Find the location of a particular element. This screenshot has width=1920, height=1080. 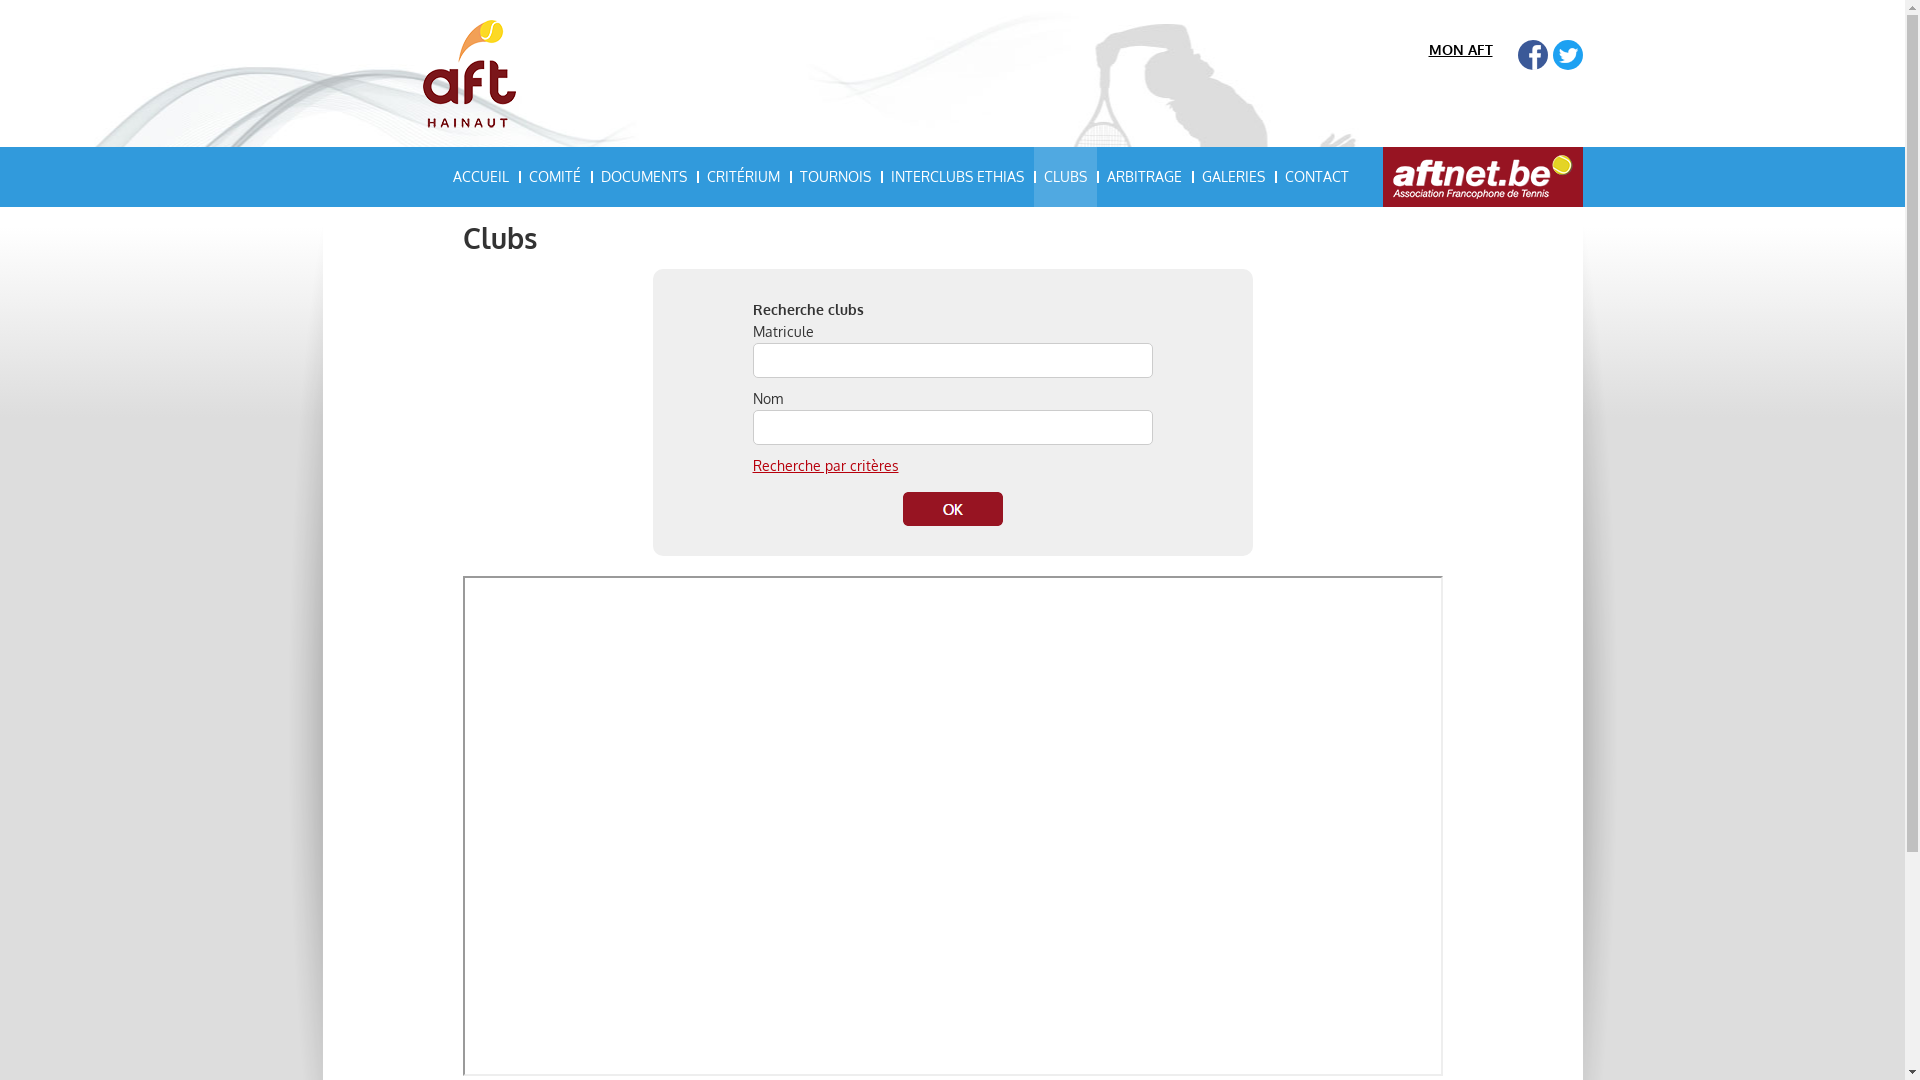

'Twitter' is located at coordinates (1565, 53).